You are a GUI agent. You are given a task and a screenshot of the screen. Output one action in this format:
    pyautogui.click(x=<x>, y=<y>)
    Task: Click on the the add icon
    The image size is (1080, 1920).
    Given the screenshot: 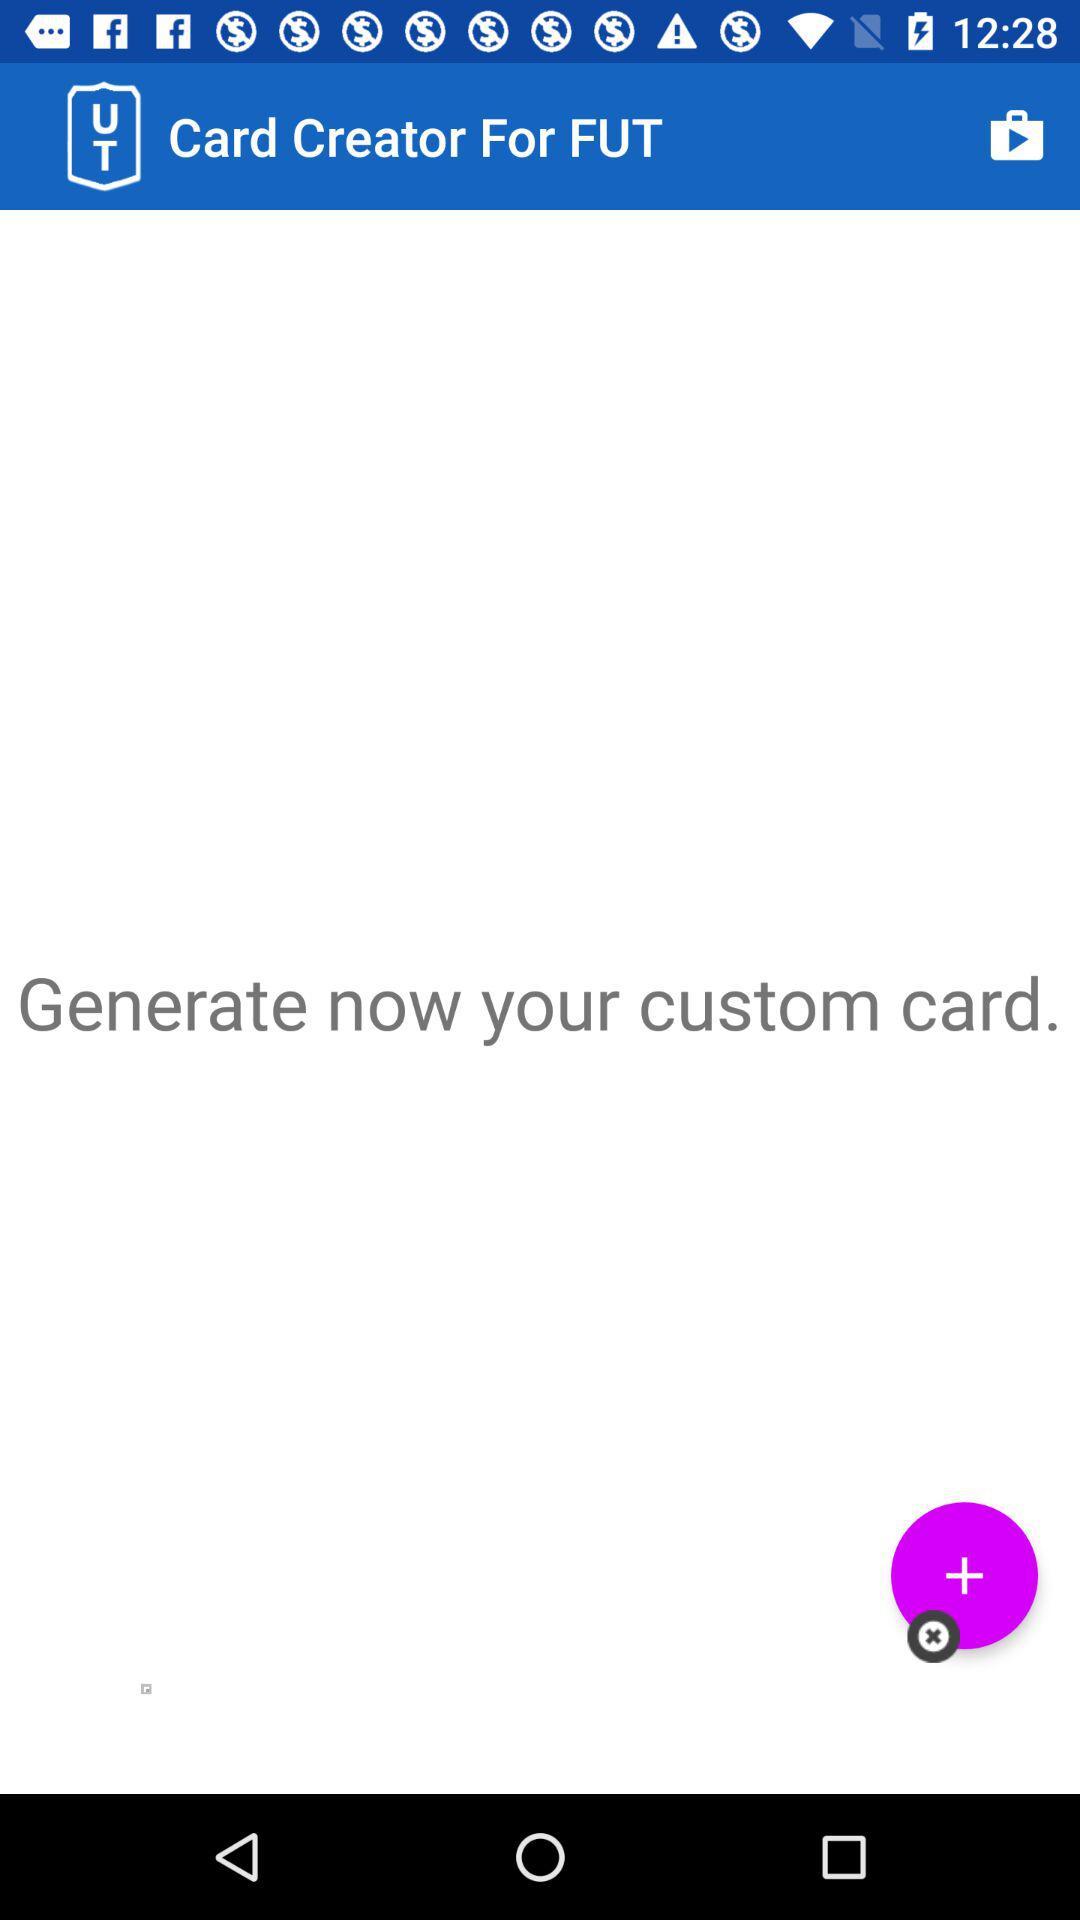 What is the action you would take?
    pyautogui.click(x=963, y=1574)
    